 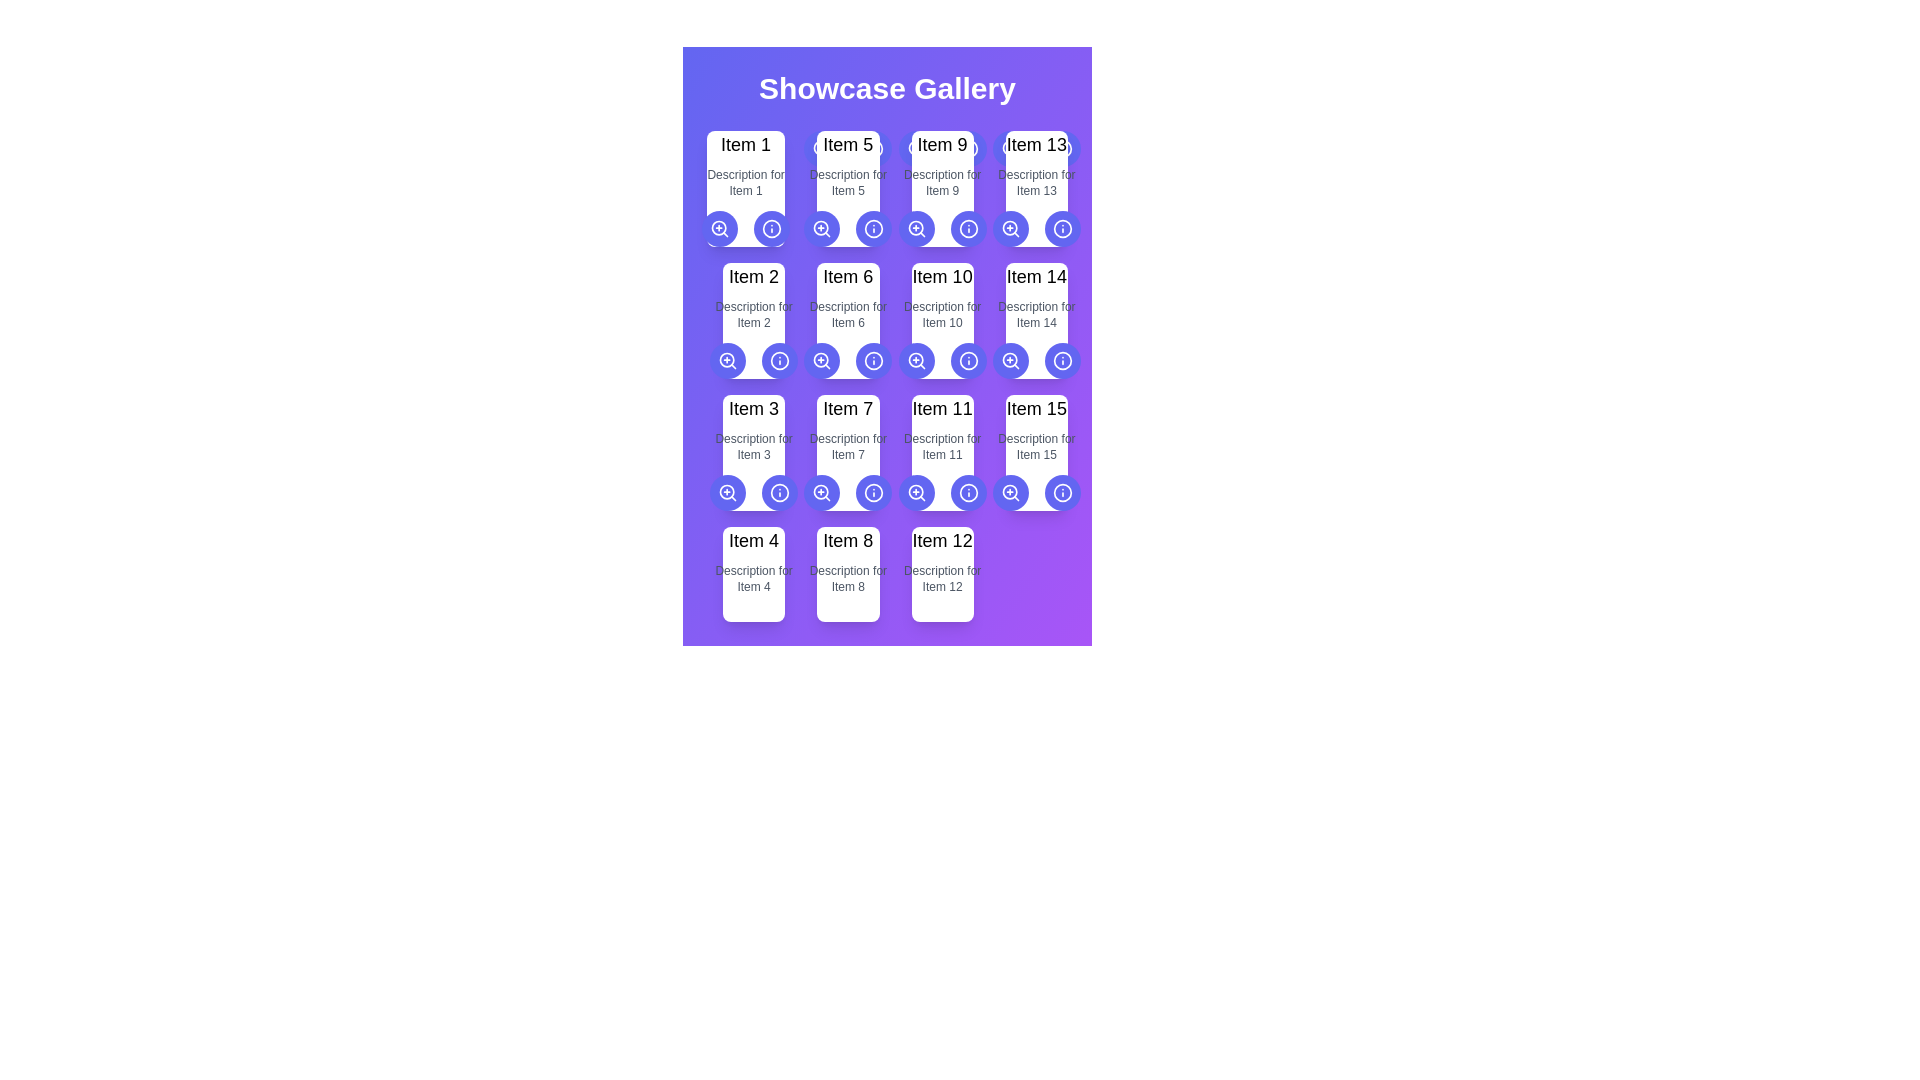 What do you see at coordinates (848, 189) in the screenshot?
I see `the item card representing 'Item 5' in the gallery` at bounding box center [848, 189].